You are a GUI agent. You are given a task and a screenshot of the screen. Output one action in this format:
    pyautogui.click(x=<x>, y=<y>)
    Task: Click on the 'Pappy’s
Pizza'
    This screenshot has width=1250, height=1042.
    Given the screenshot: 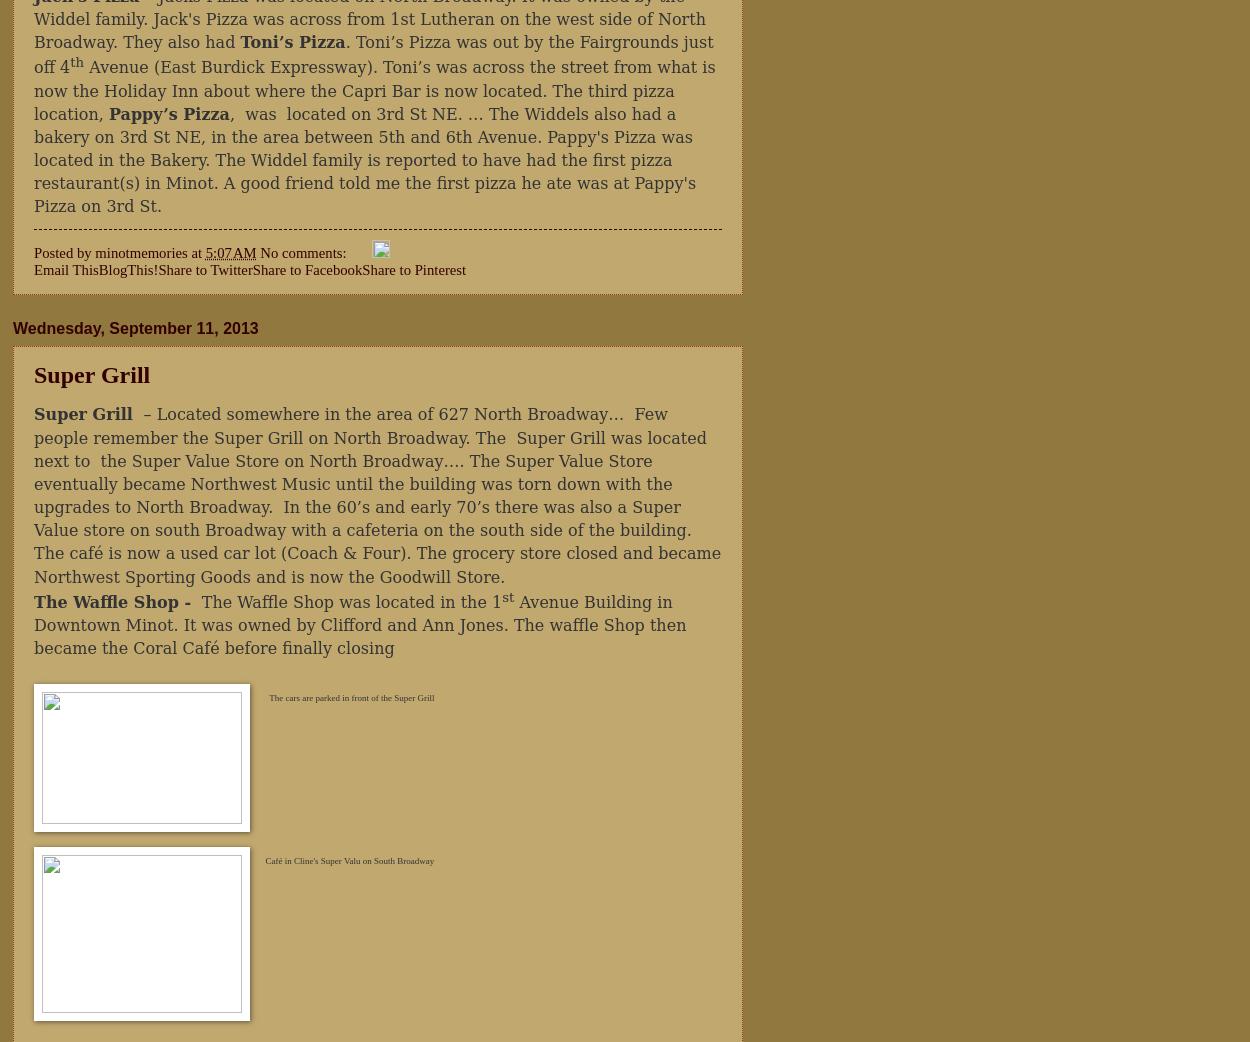 What is the action you would take?
    pyautogui.click(x=107, y=113)
    